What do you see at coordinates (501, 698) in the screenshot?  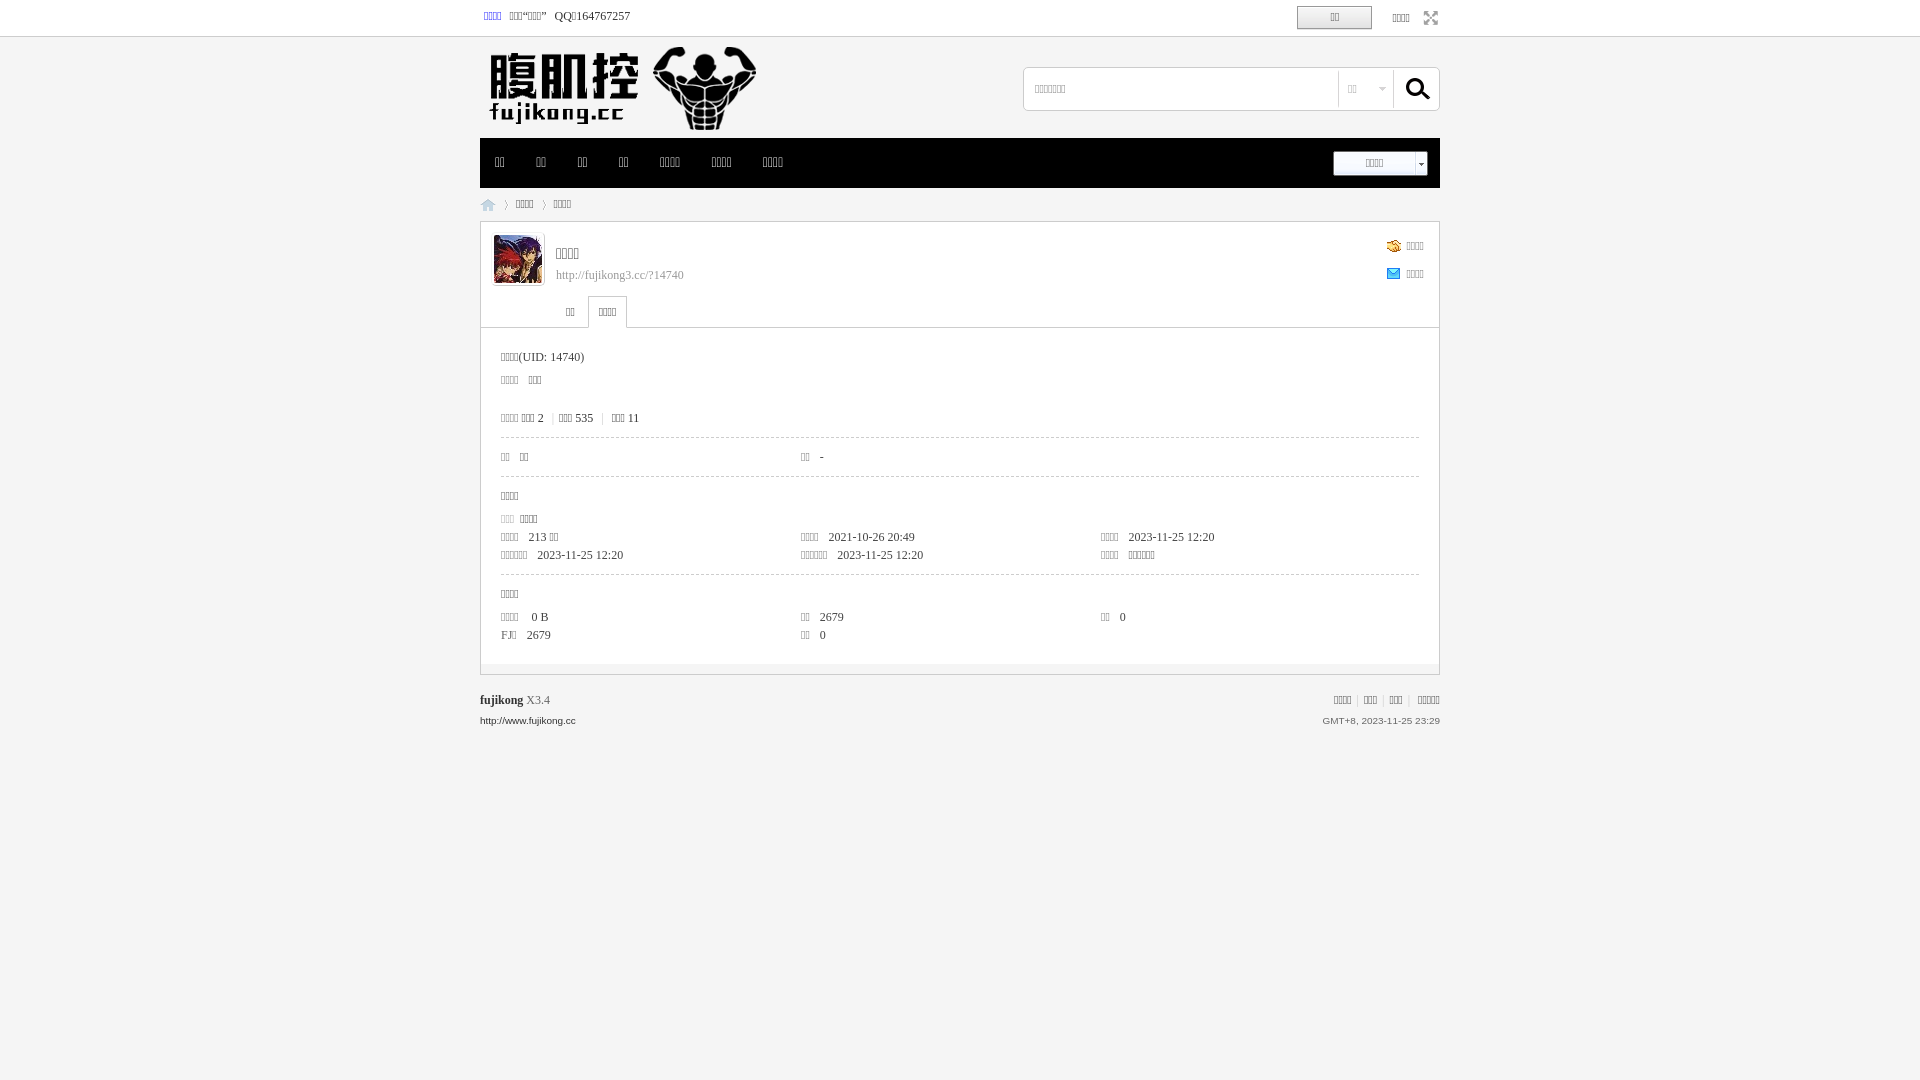 I see `'fujikong'` at bounding box center [501, 698].